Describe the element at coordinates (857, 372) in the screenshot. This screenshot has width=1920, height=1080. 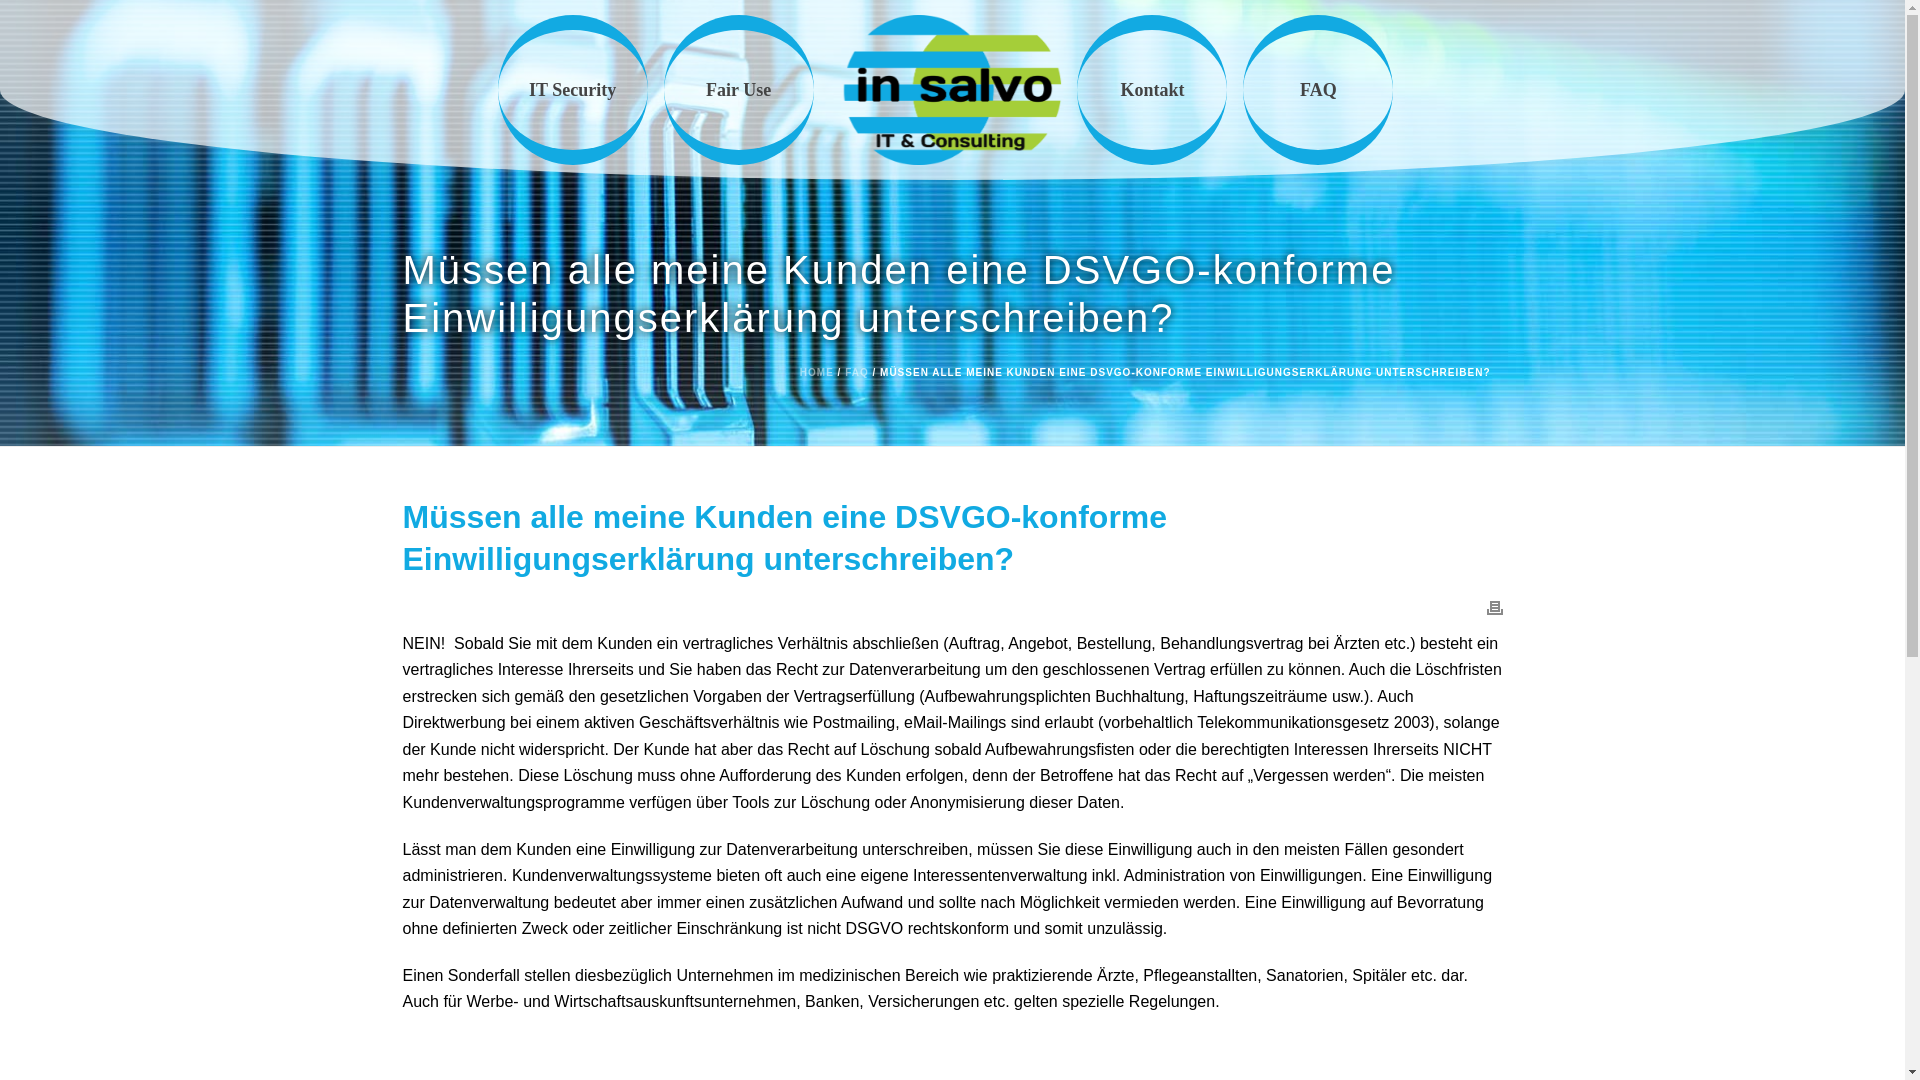
I see `'FAQ'` at that location.